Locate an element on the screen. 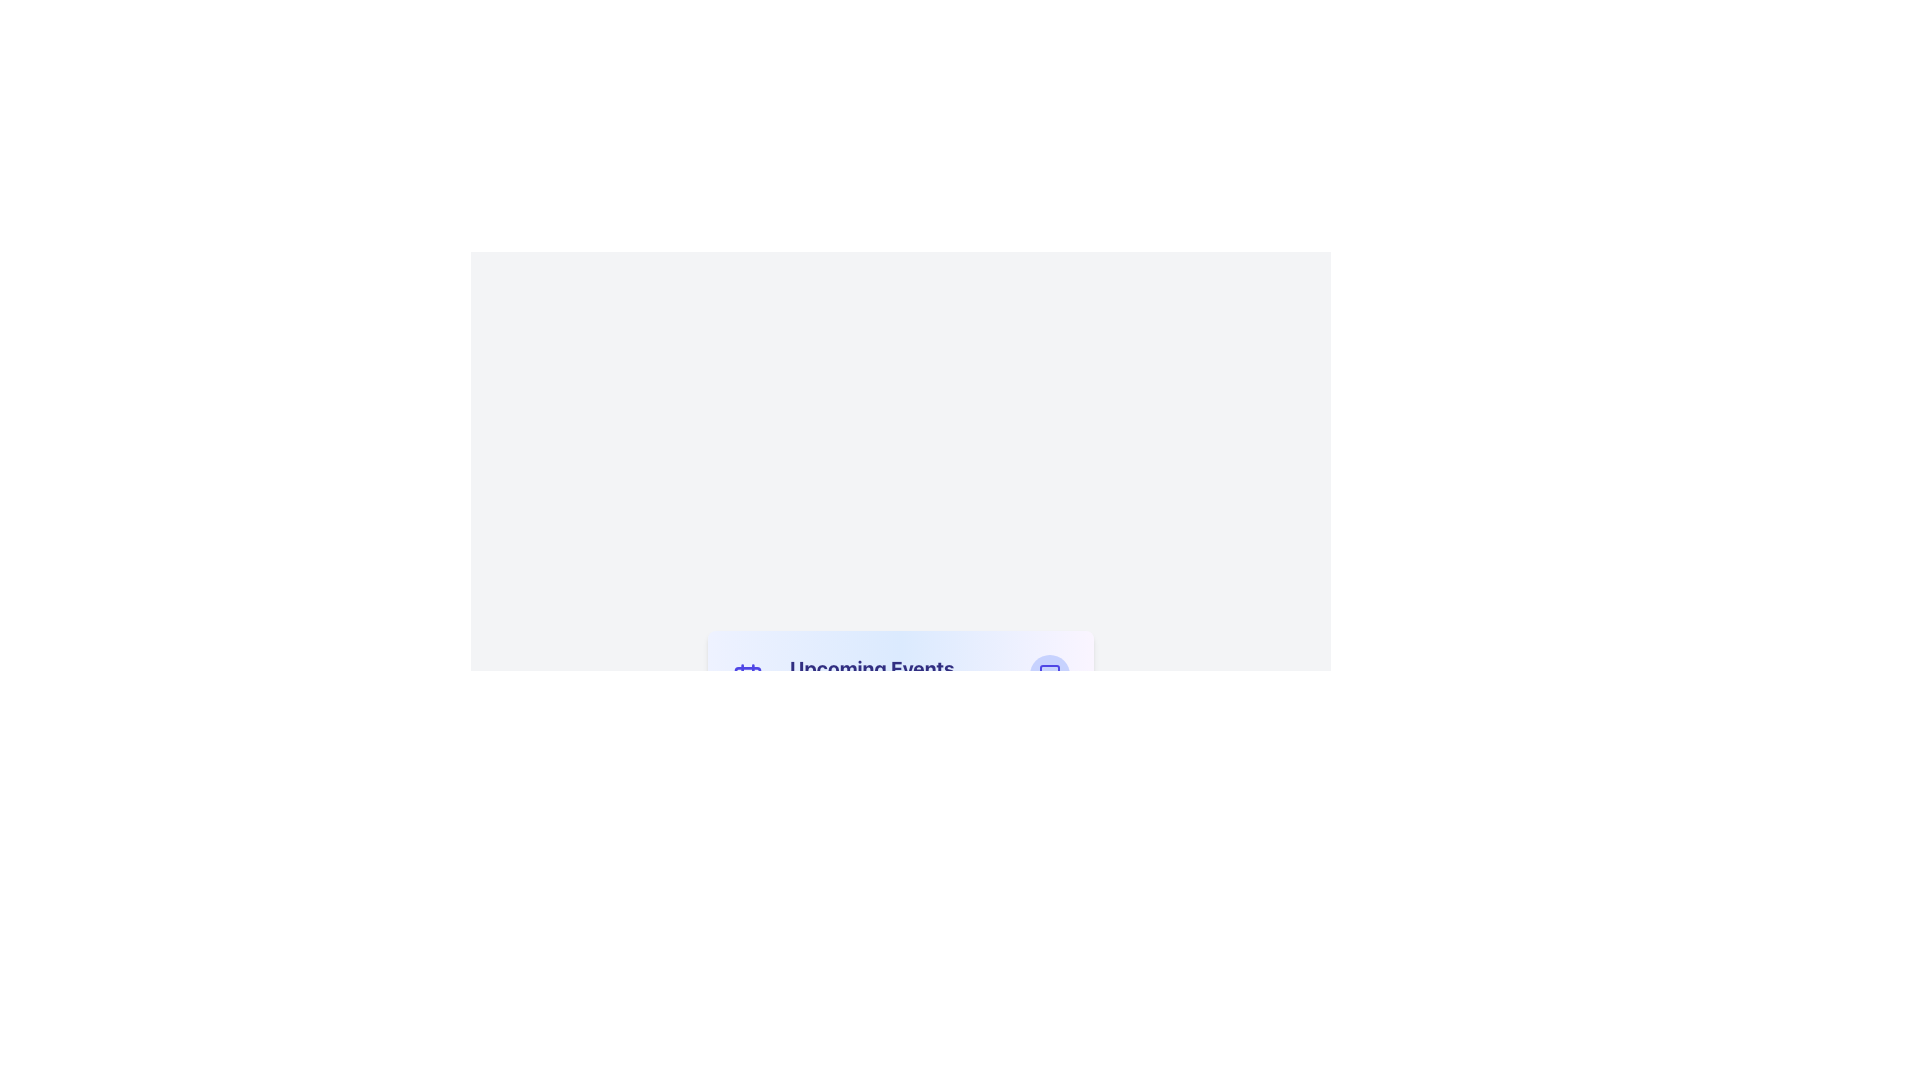  the small, square button-like icon with a blue outline and white background located in the bottom-right corner of the 'Upcoming Events' card is located at coordinates (1049, 675).